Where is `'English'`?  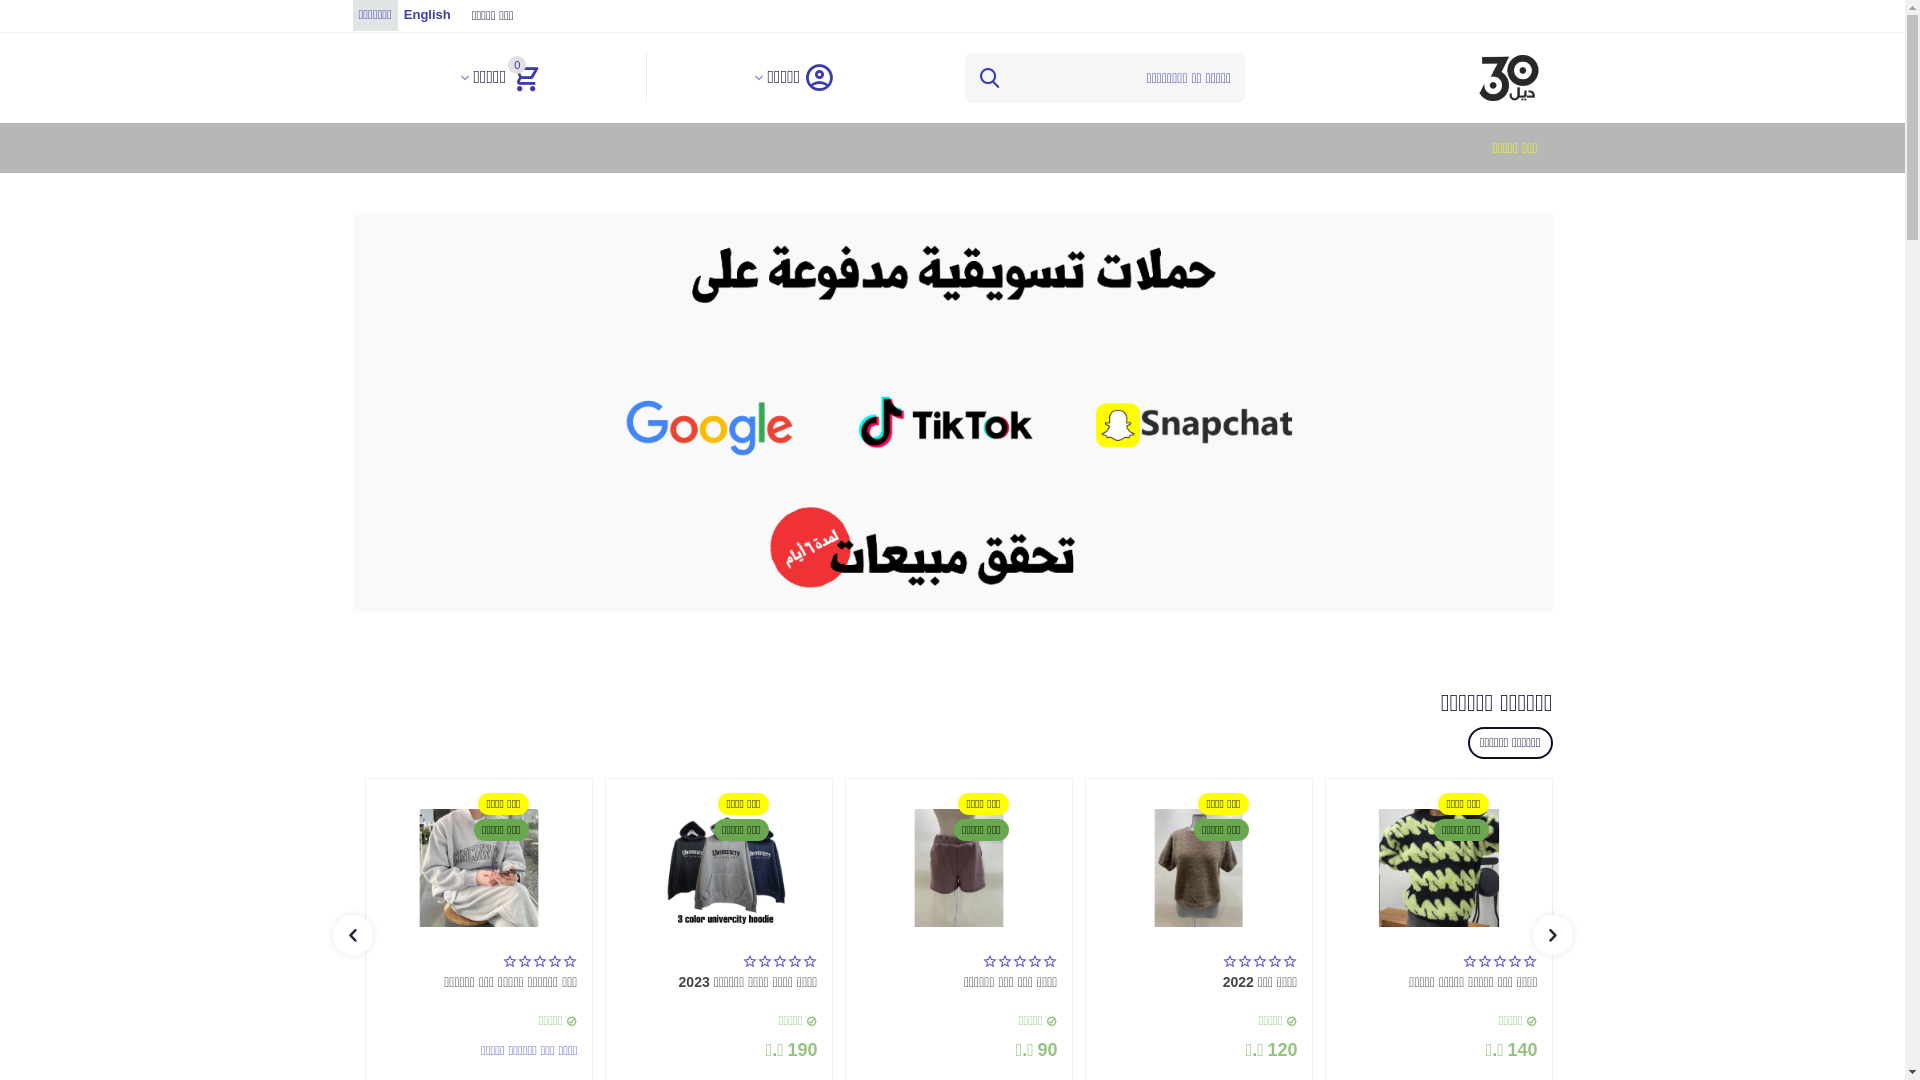 'English' is located at coordinates (426, 15).